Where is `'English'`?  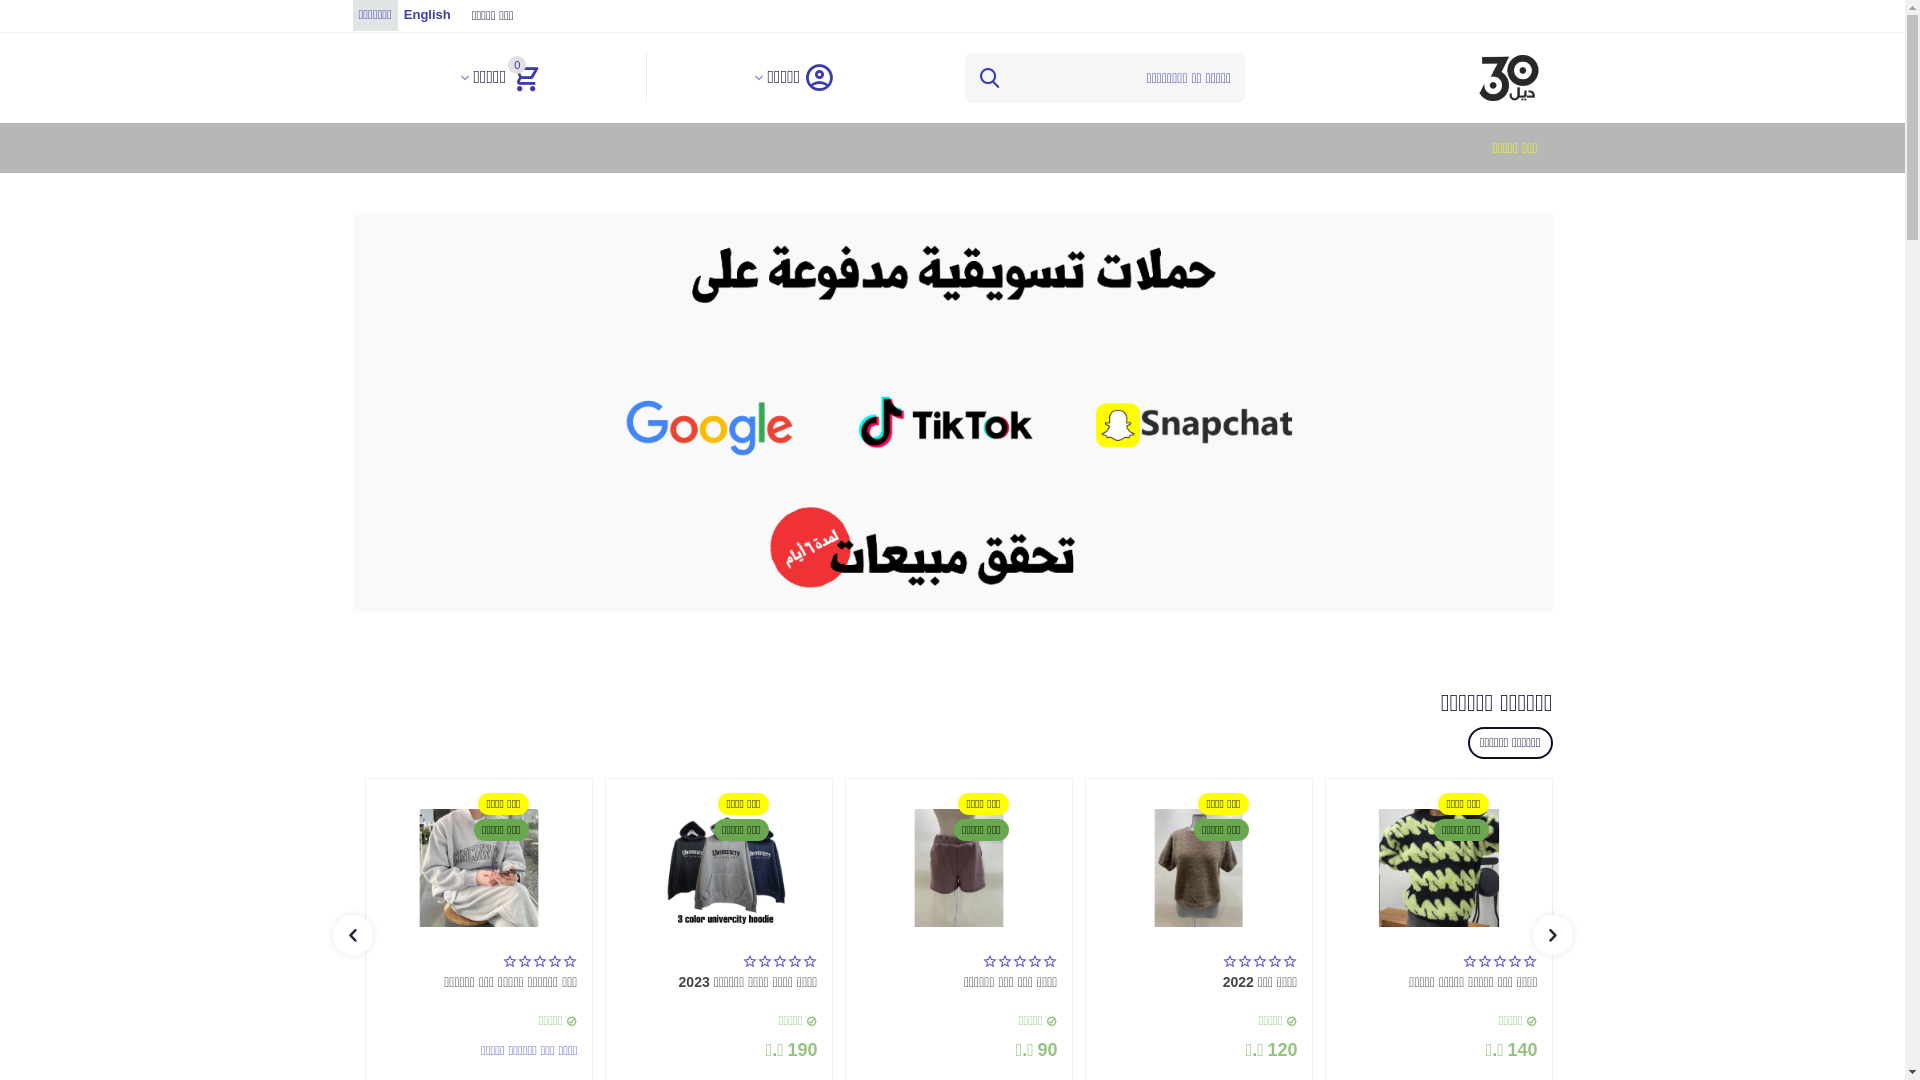 'English' is located at coordinates (426, 15).